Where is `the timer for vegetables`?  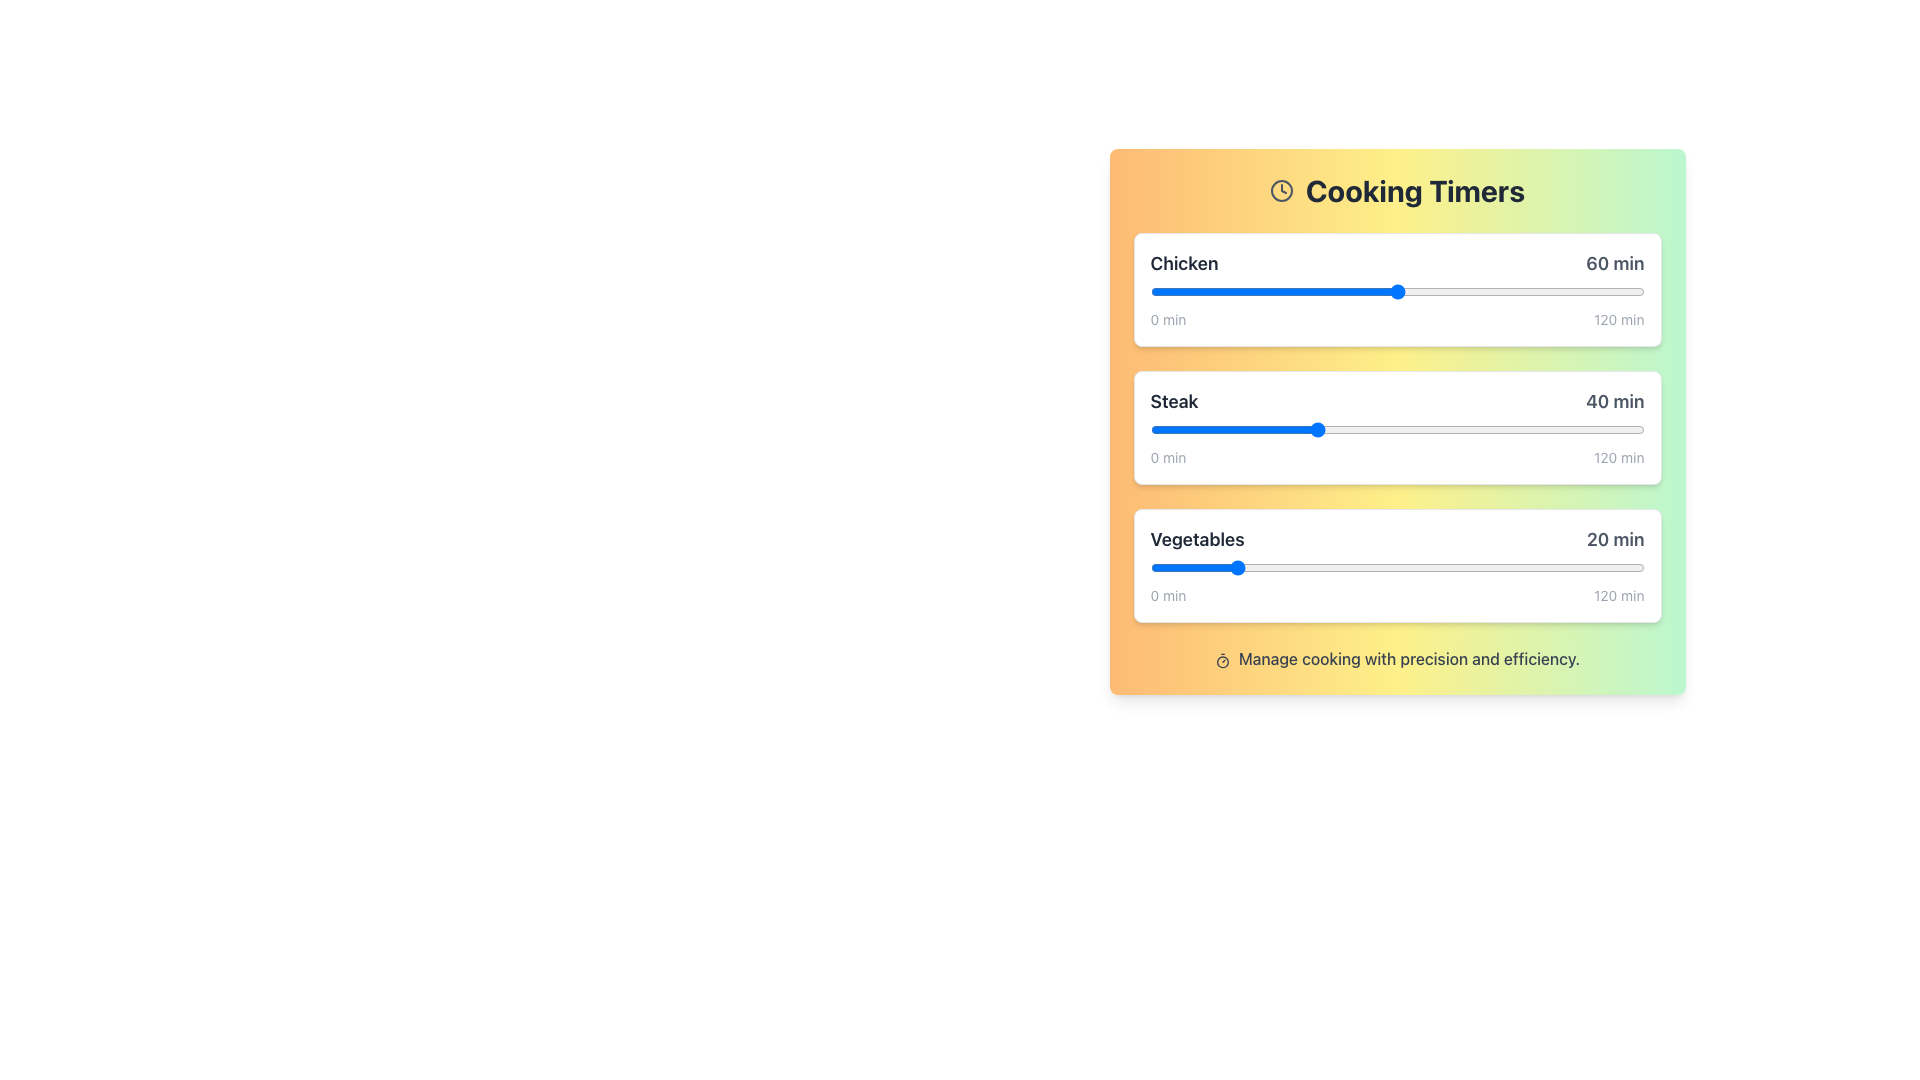
the timer for vegetables is located at coordinates (1412, 567).